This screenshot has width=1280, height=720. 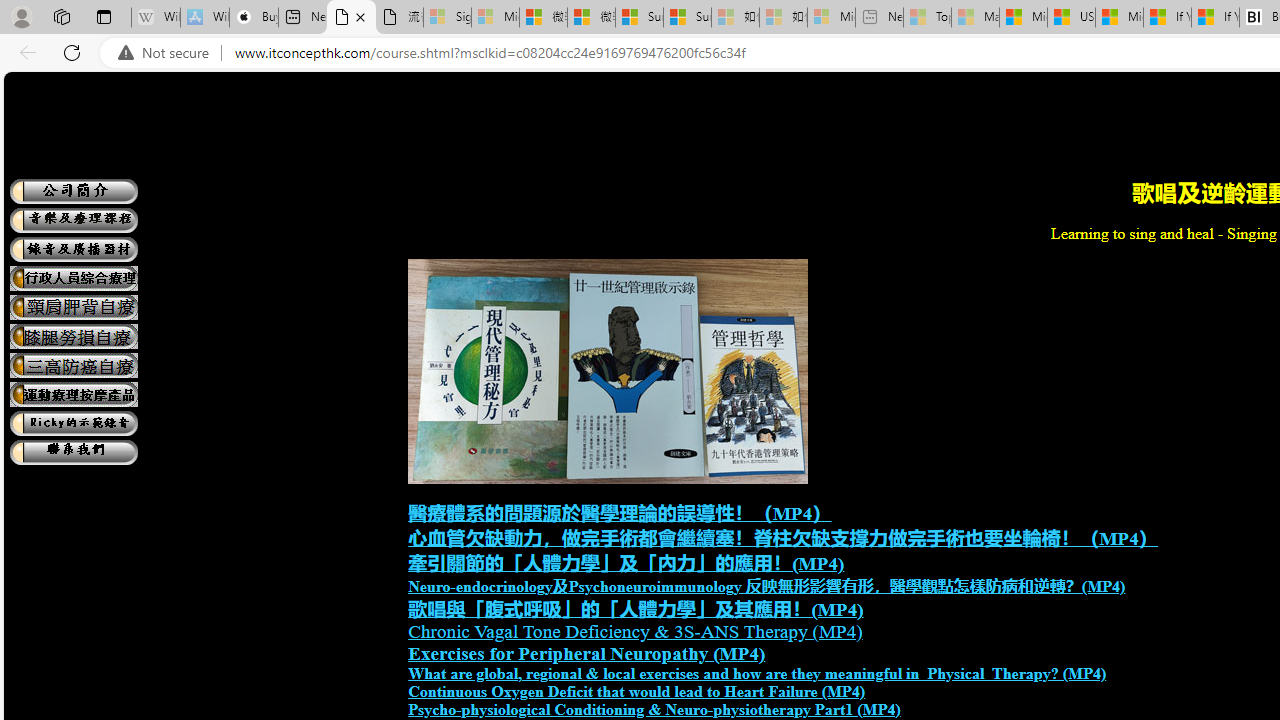 What do you see at coordinates (72, 51) in the screenshot?
I see `'Refresh'` at bounding box center [72, 51].